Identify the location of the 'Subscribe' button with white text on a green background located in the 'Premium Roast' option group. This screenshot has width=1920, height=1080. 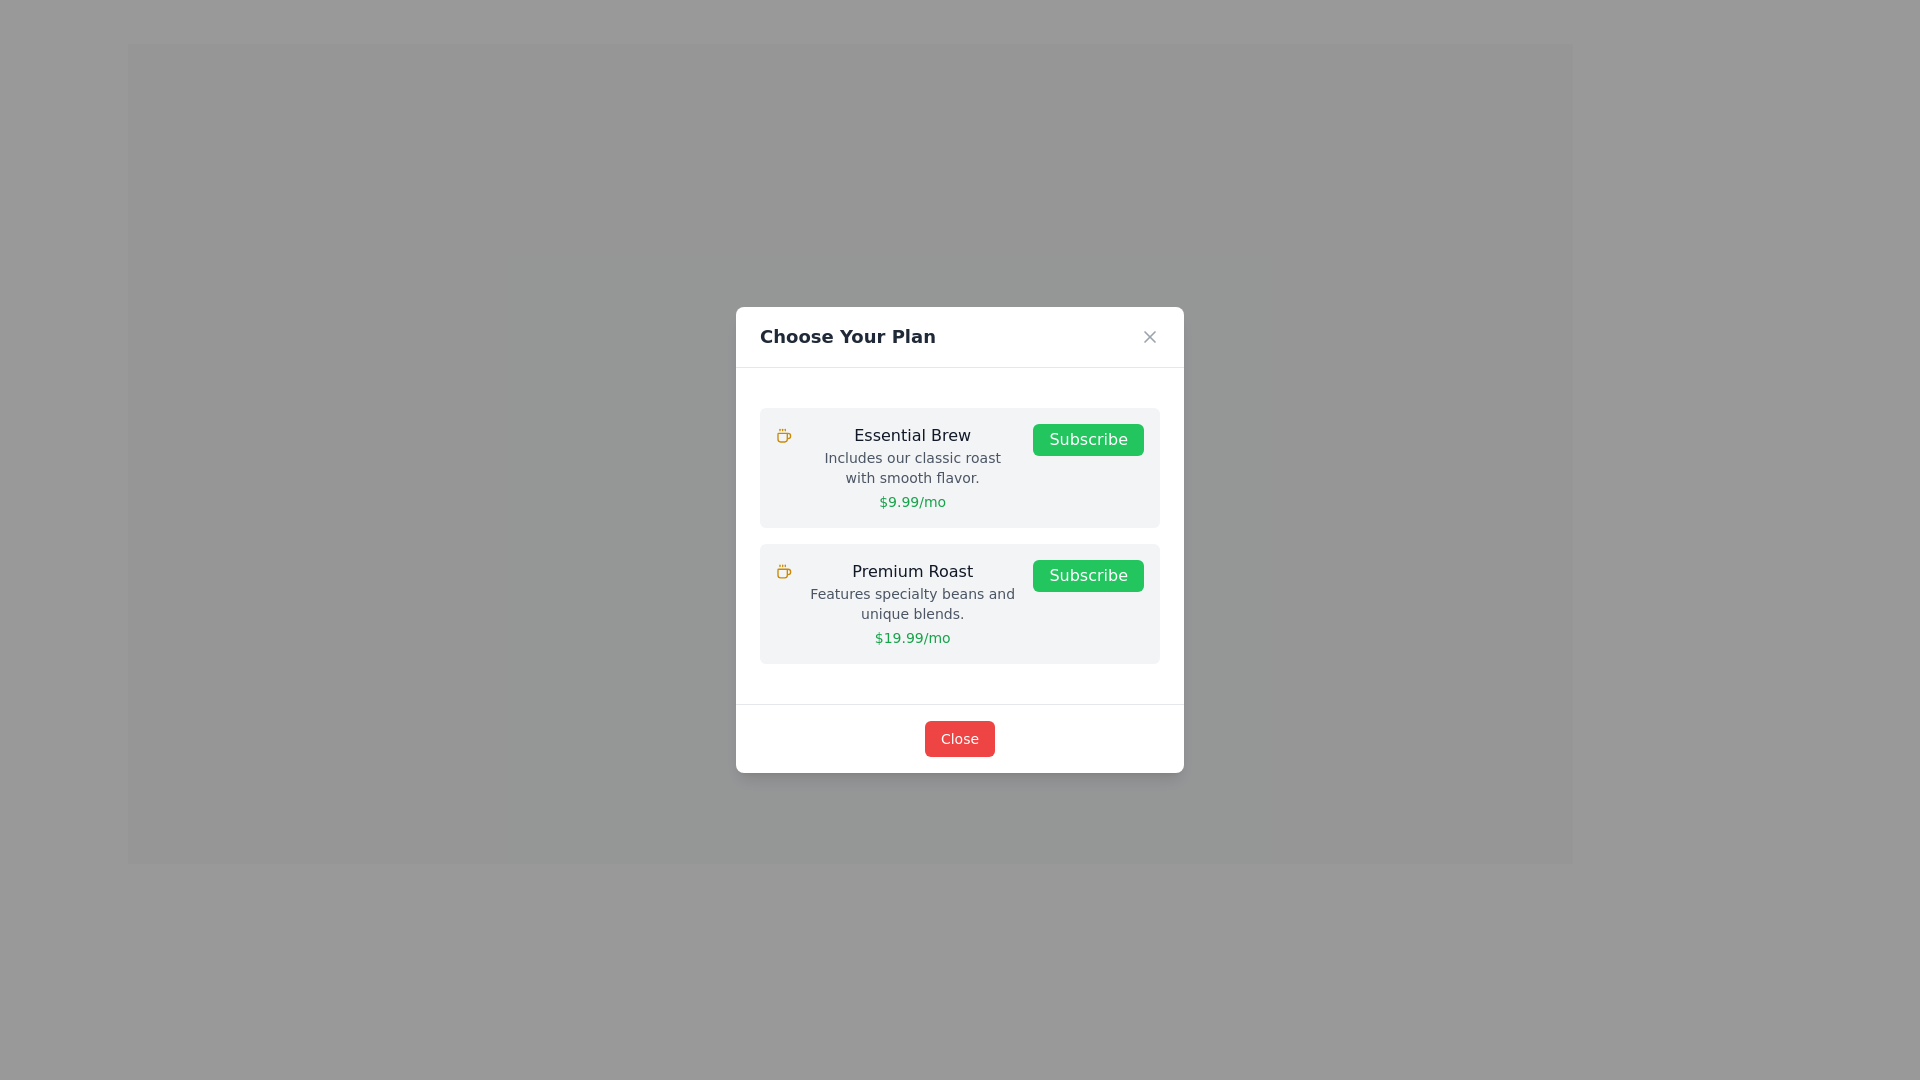
(1087, 575).